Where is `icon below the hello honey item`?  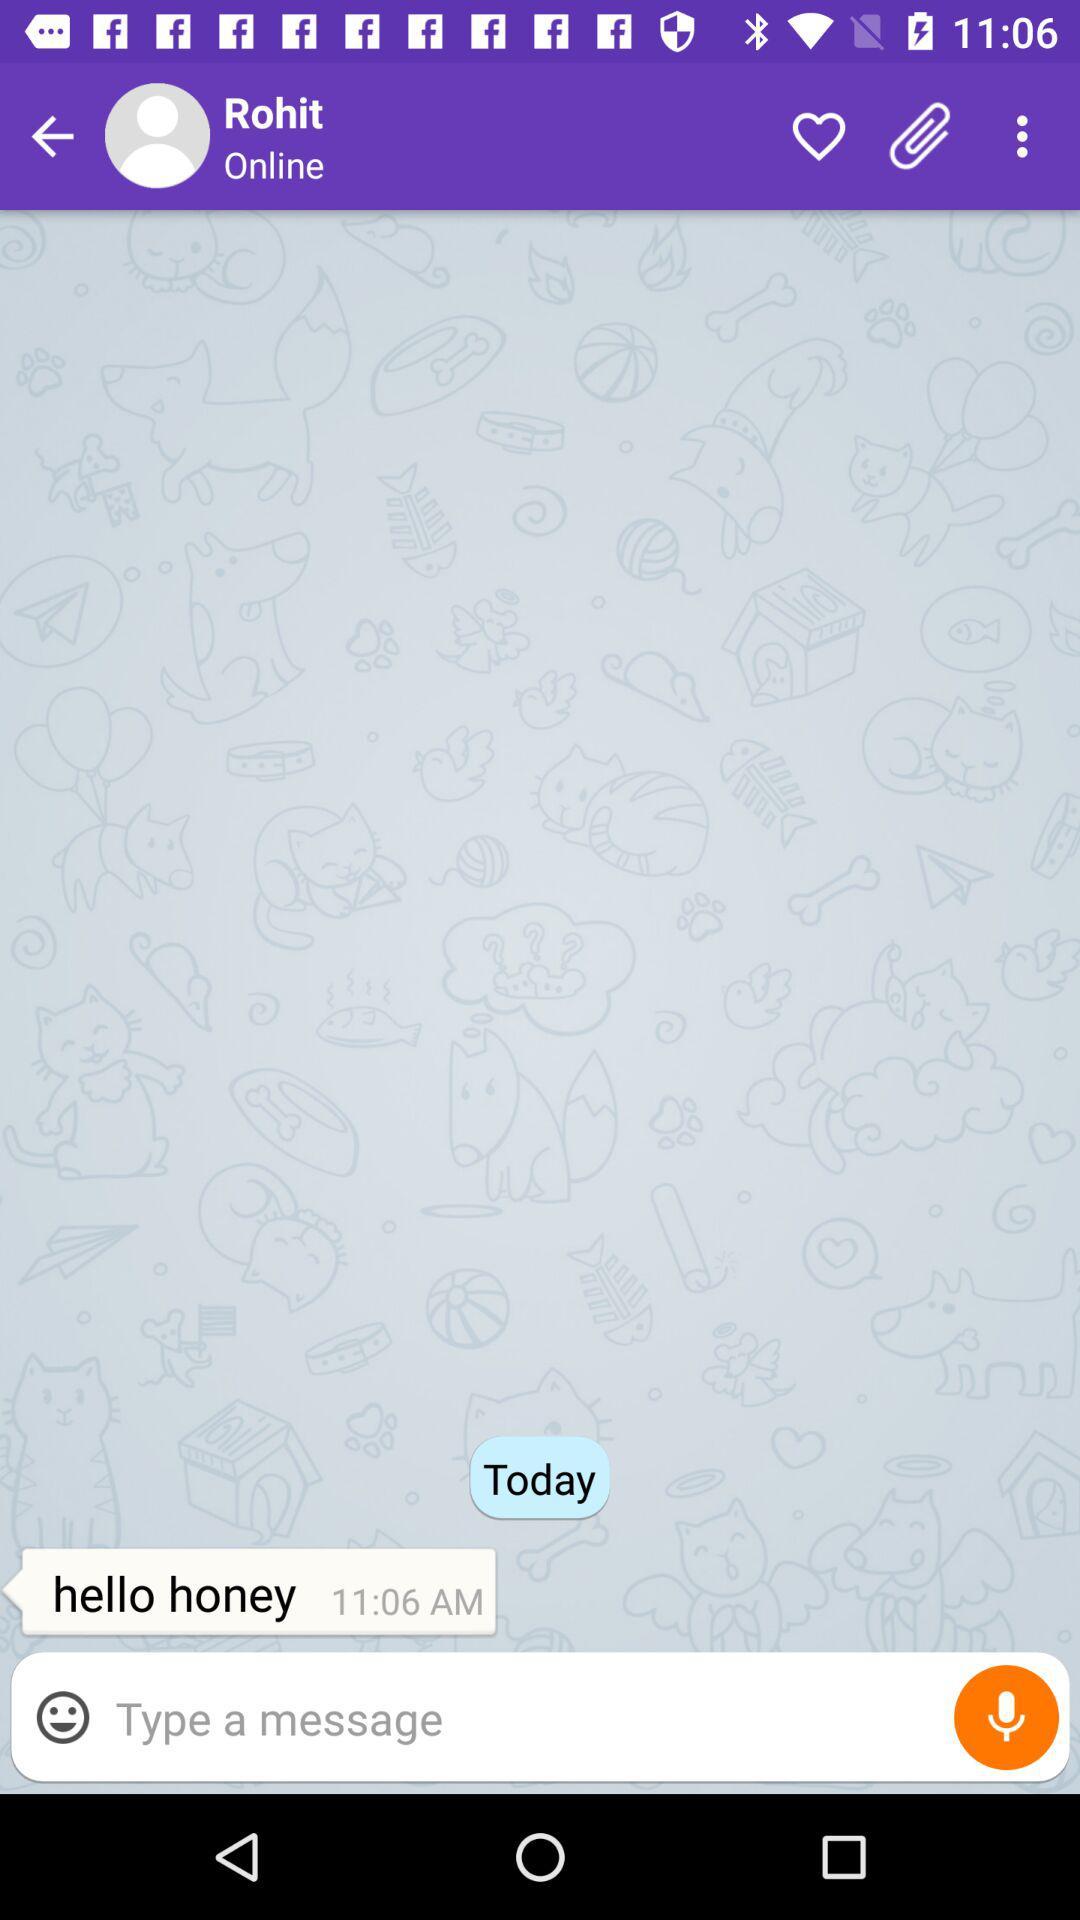 icon below the hello honey item is located at coordinates (582, 1716).